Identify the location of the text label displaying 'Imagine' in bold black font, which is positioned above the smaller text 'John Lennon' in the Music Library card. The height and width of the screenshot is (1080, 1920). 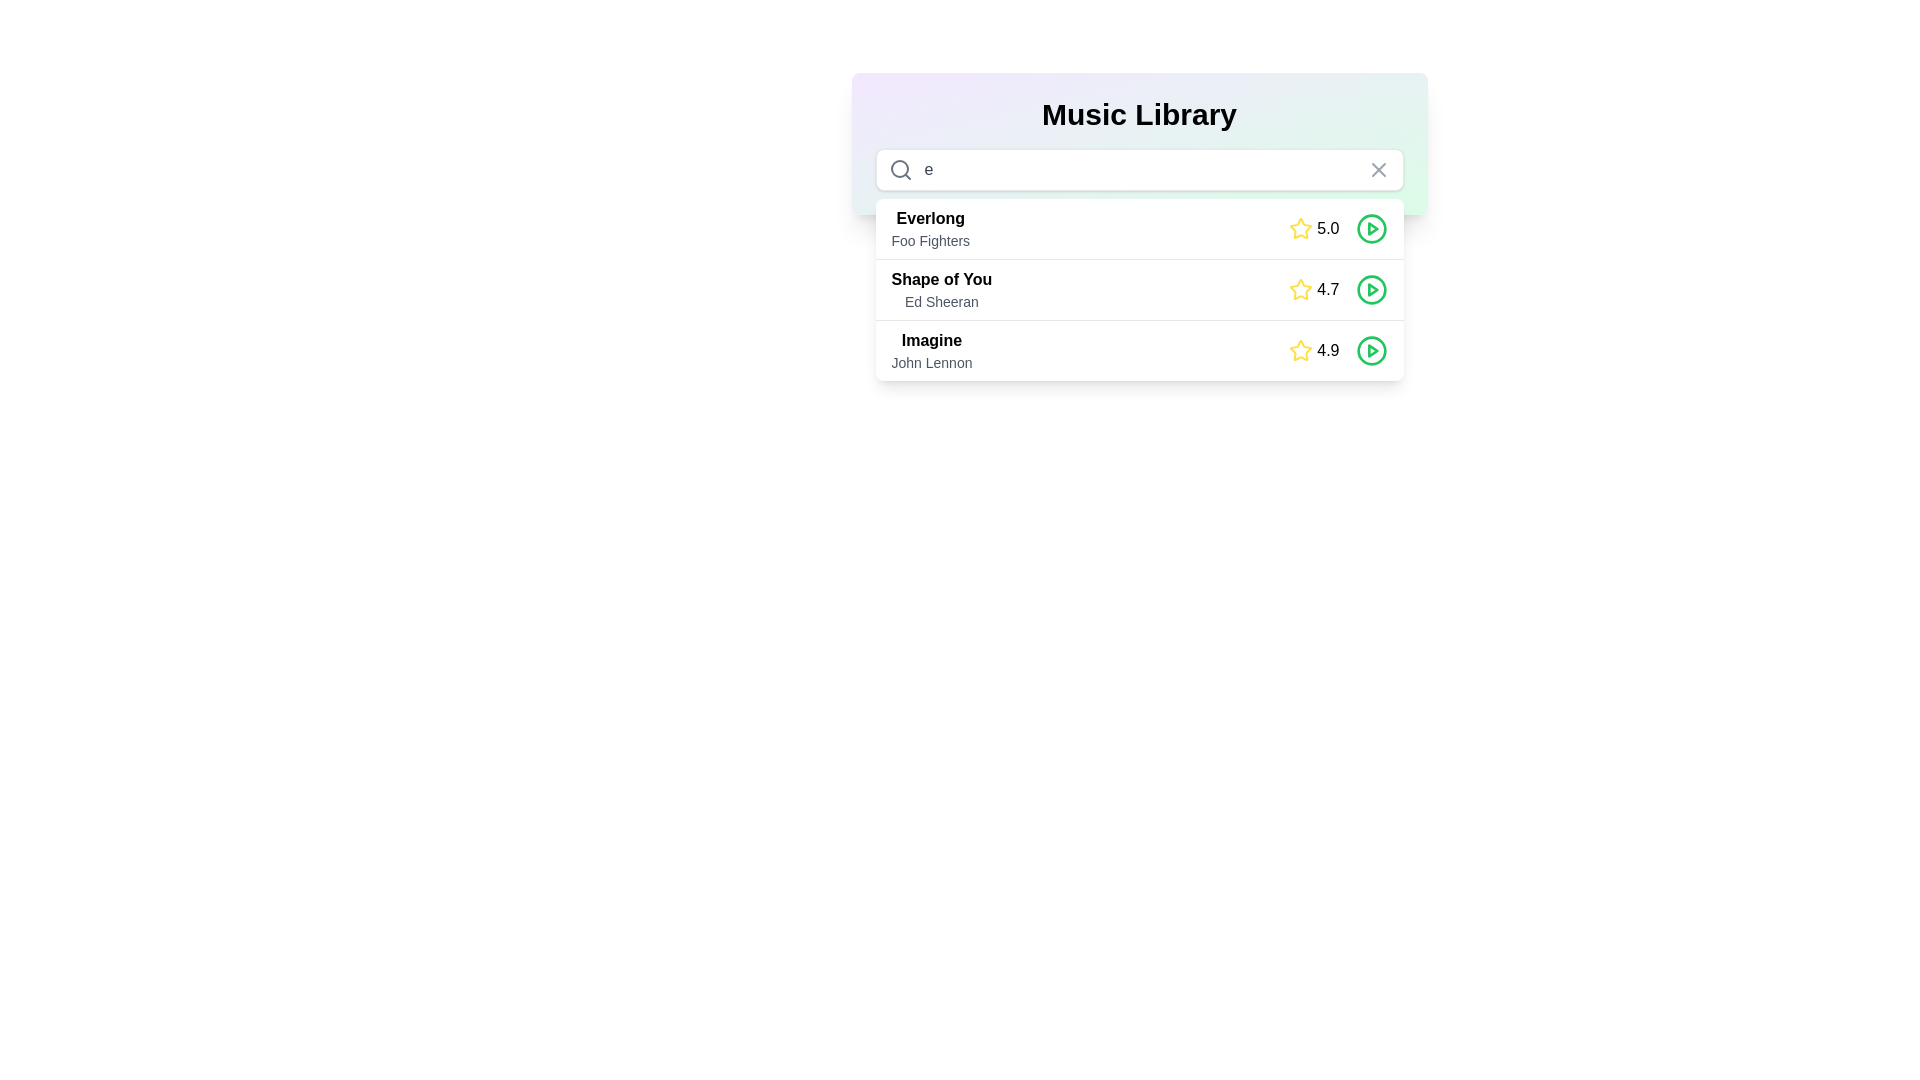
(930, 339).